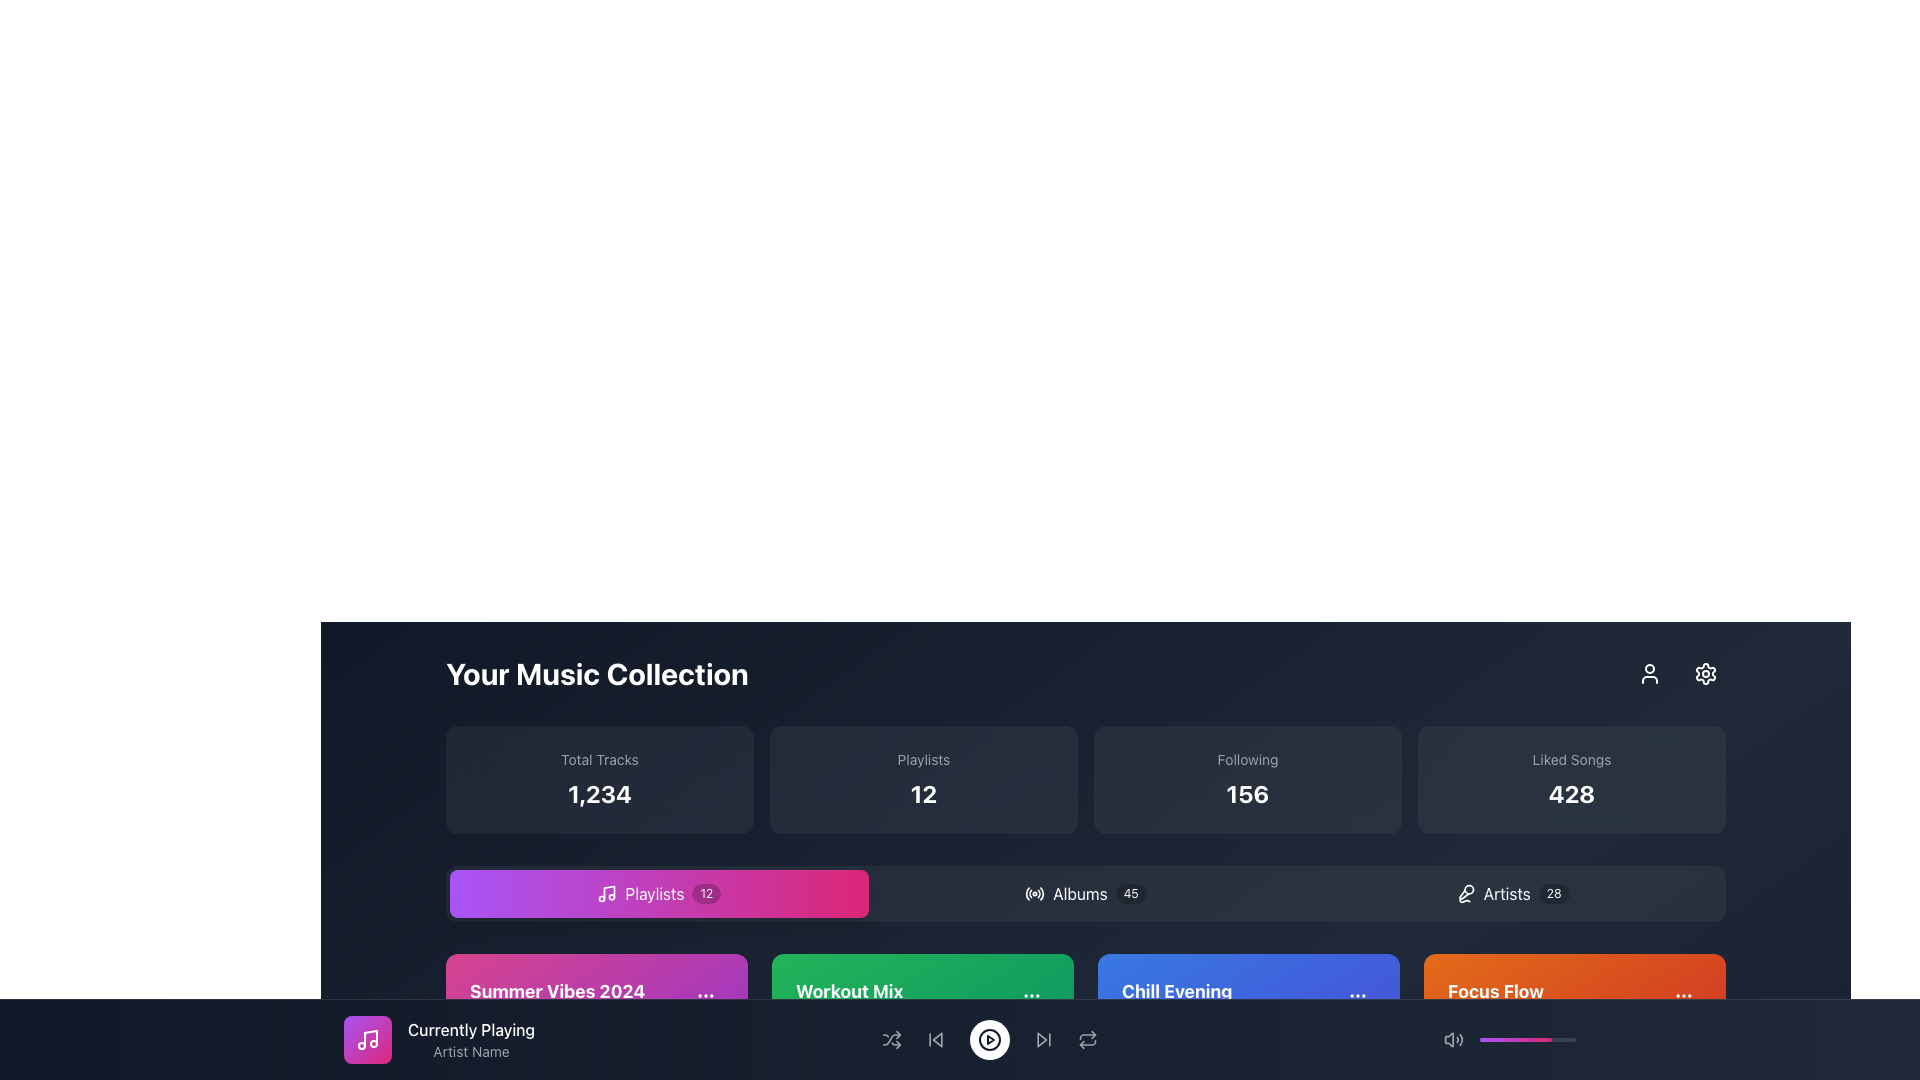 The width and height of the screenshot is (1920, 1080). What do you see at coordinates (1683, 995) in the screenshot?
I see `the button on the far right of the 'Focus Flow' section` at bounding box center [1683, 995].